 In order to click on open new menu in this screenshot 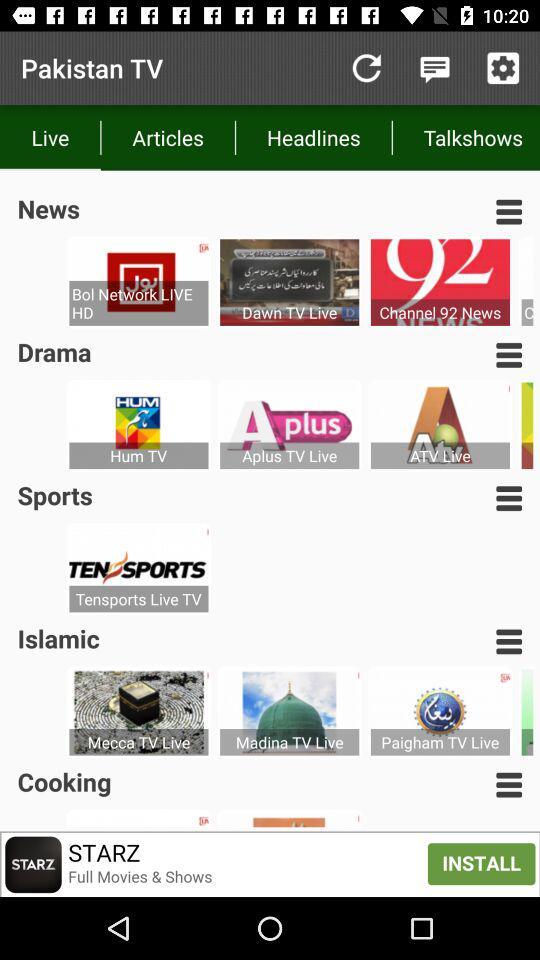, I will do `click(509, 211)`.